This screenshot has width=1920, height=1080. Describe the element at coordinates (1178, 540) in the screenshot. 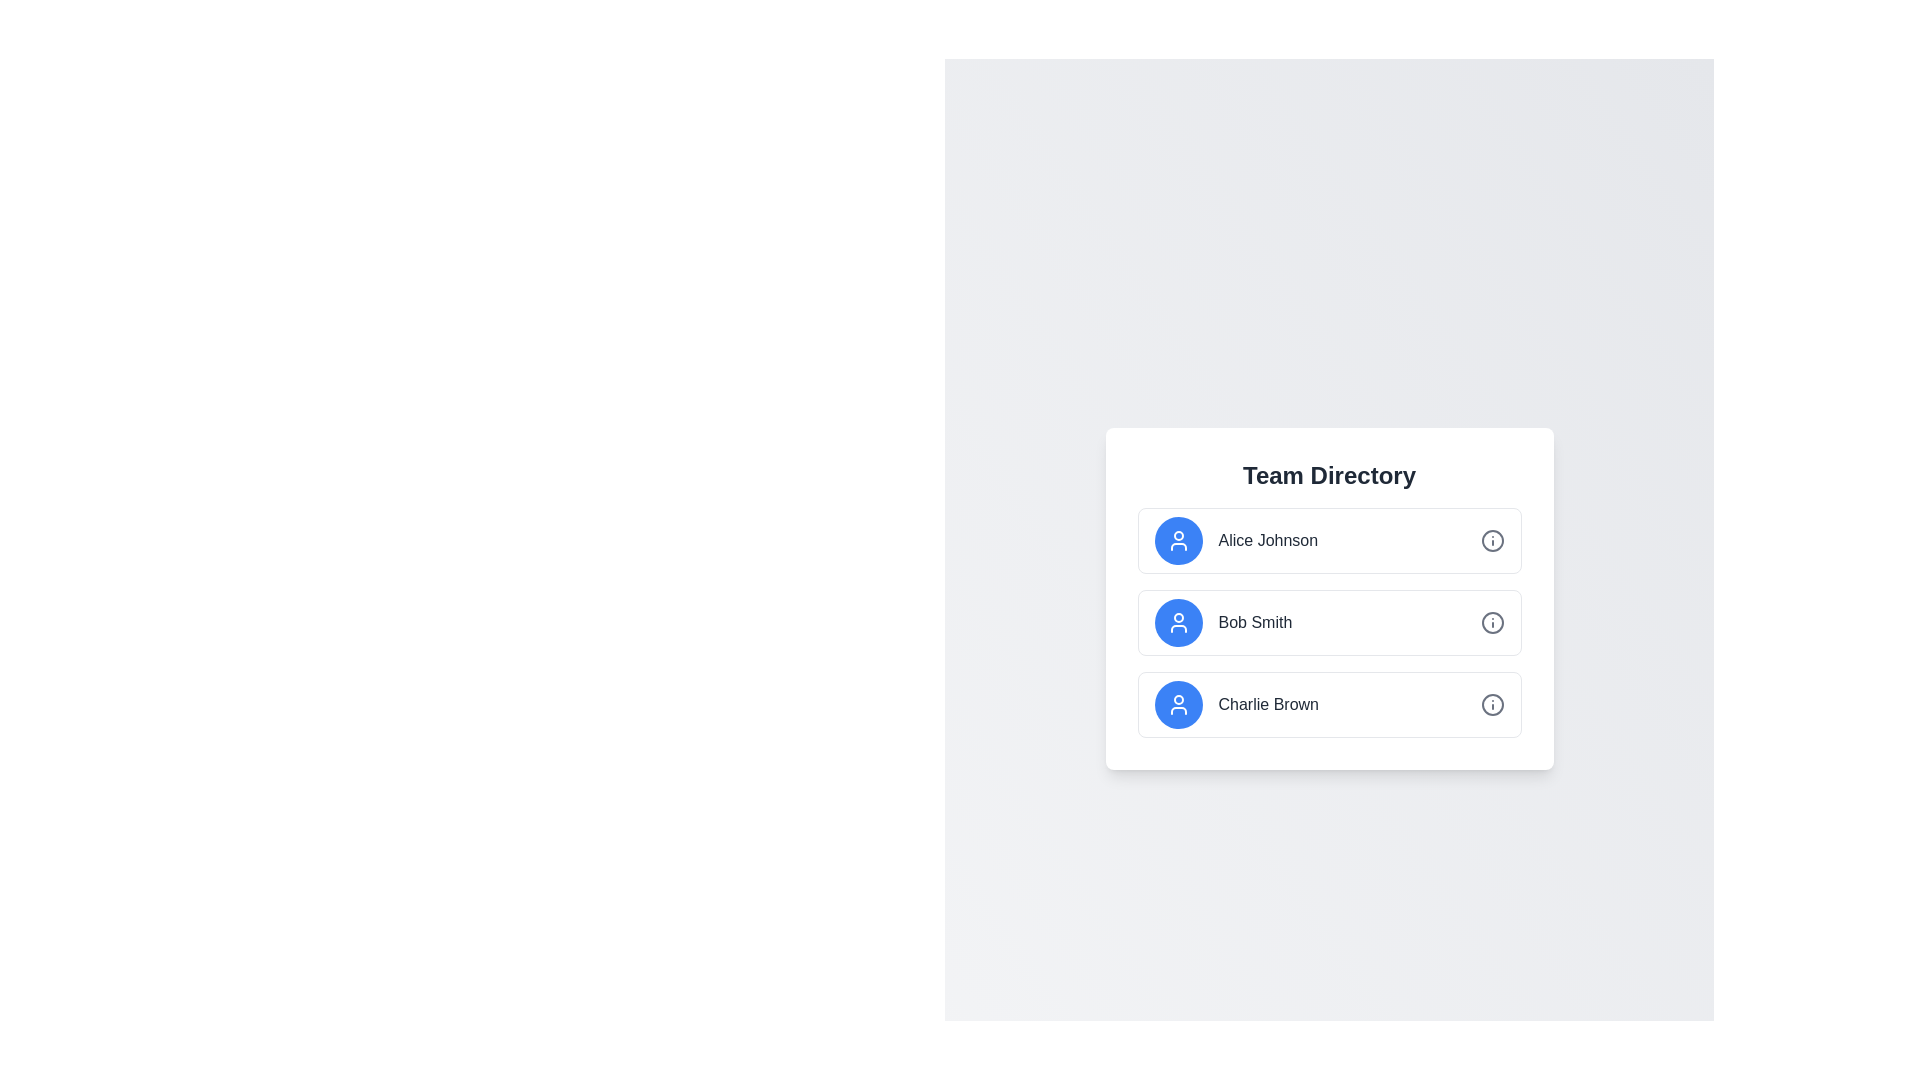

I see `the user profile icon, which is an outline of a person inside a blue circular background, located beside 'Alice Johnson' in the team directory` at that location.